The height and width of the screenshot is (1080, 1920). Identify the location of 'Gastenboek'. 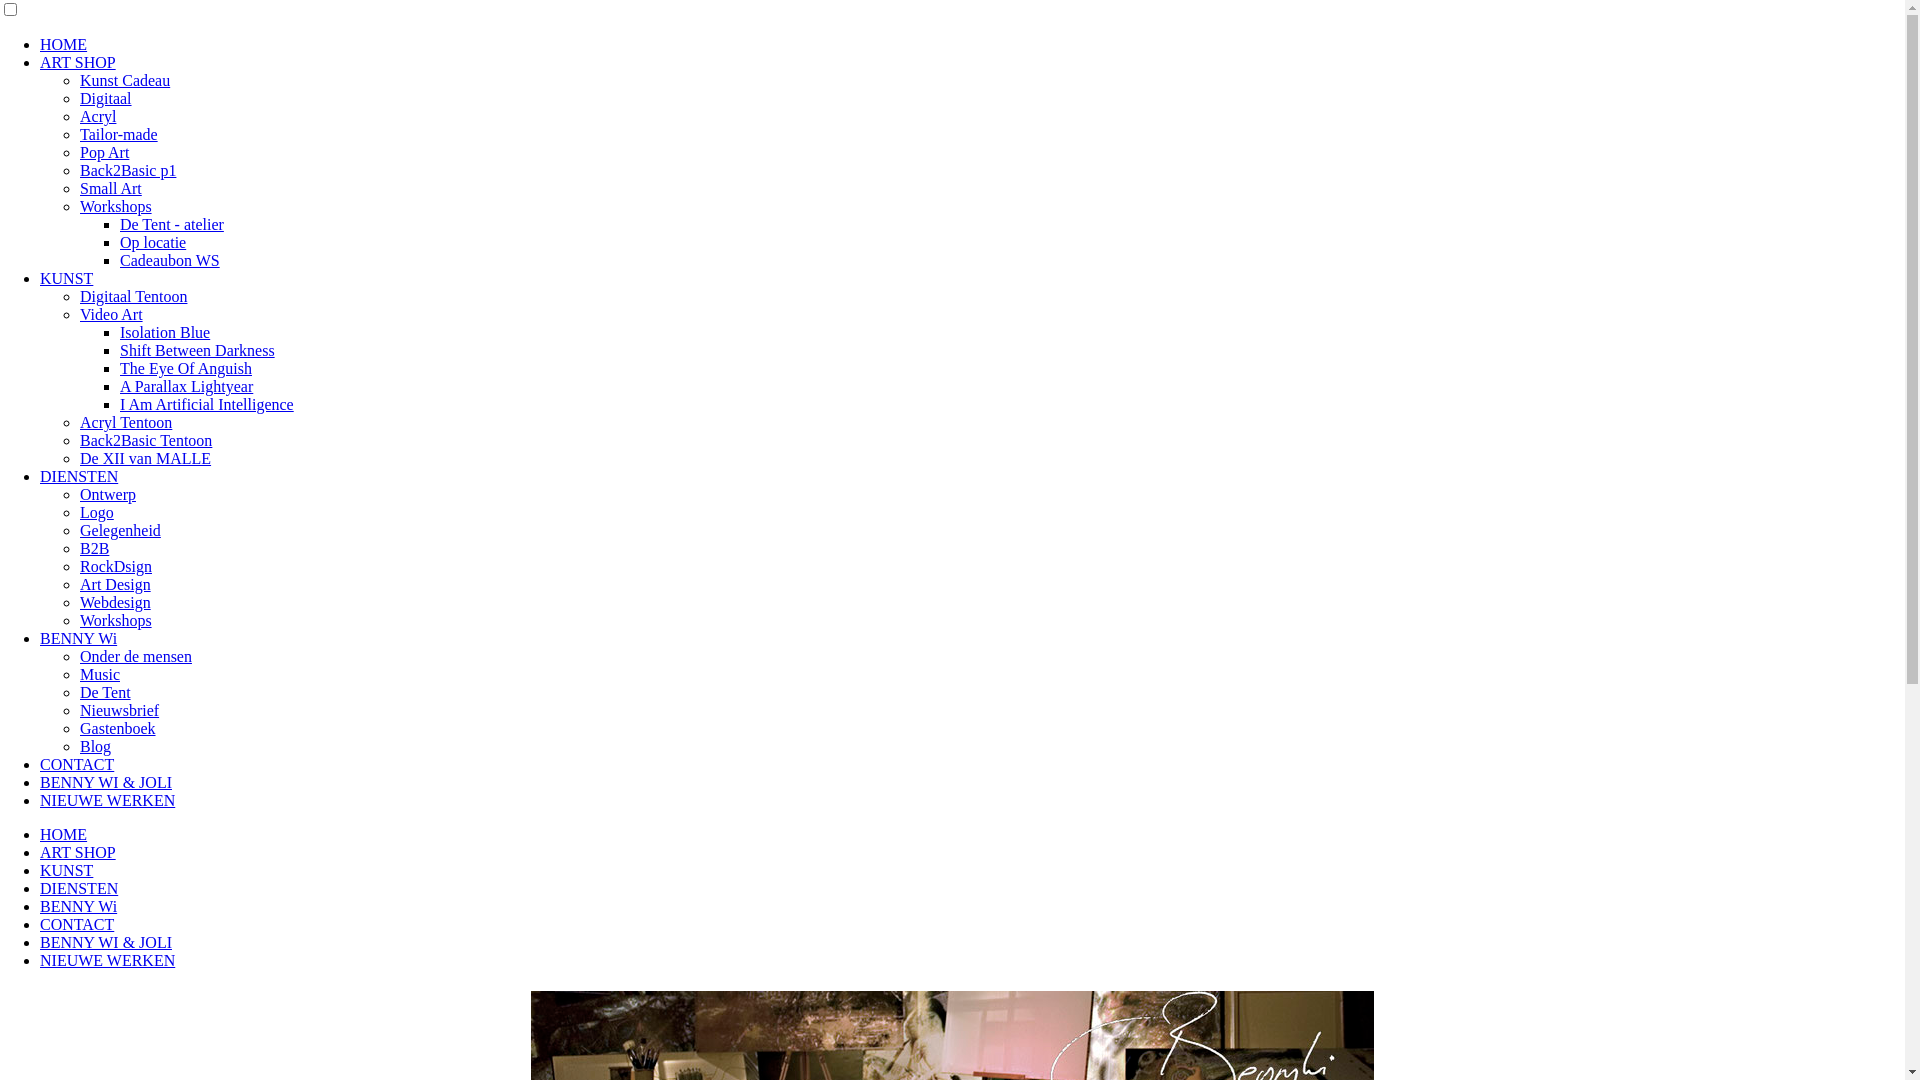
(80, 728).